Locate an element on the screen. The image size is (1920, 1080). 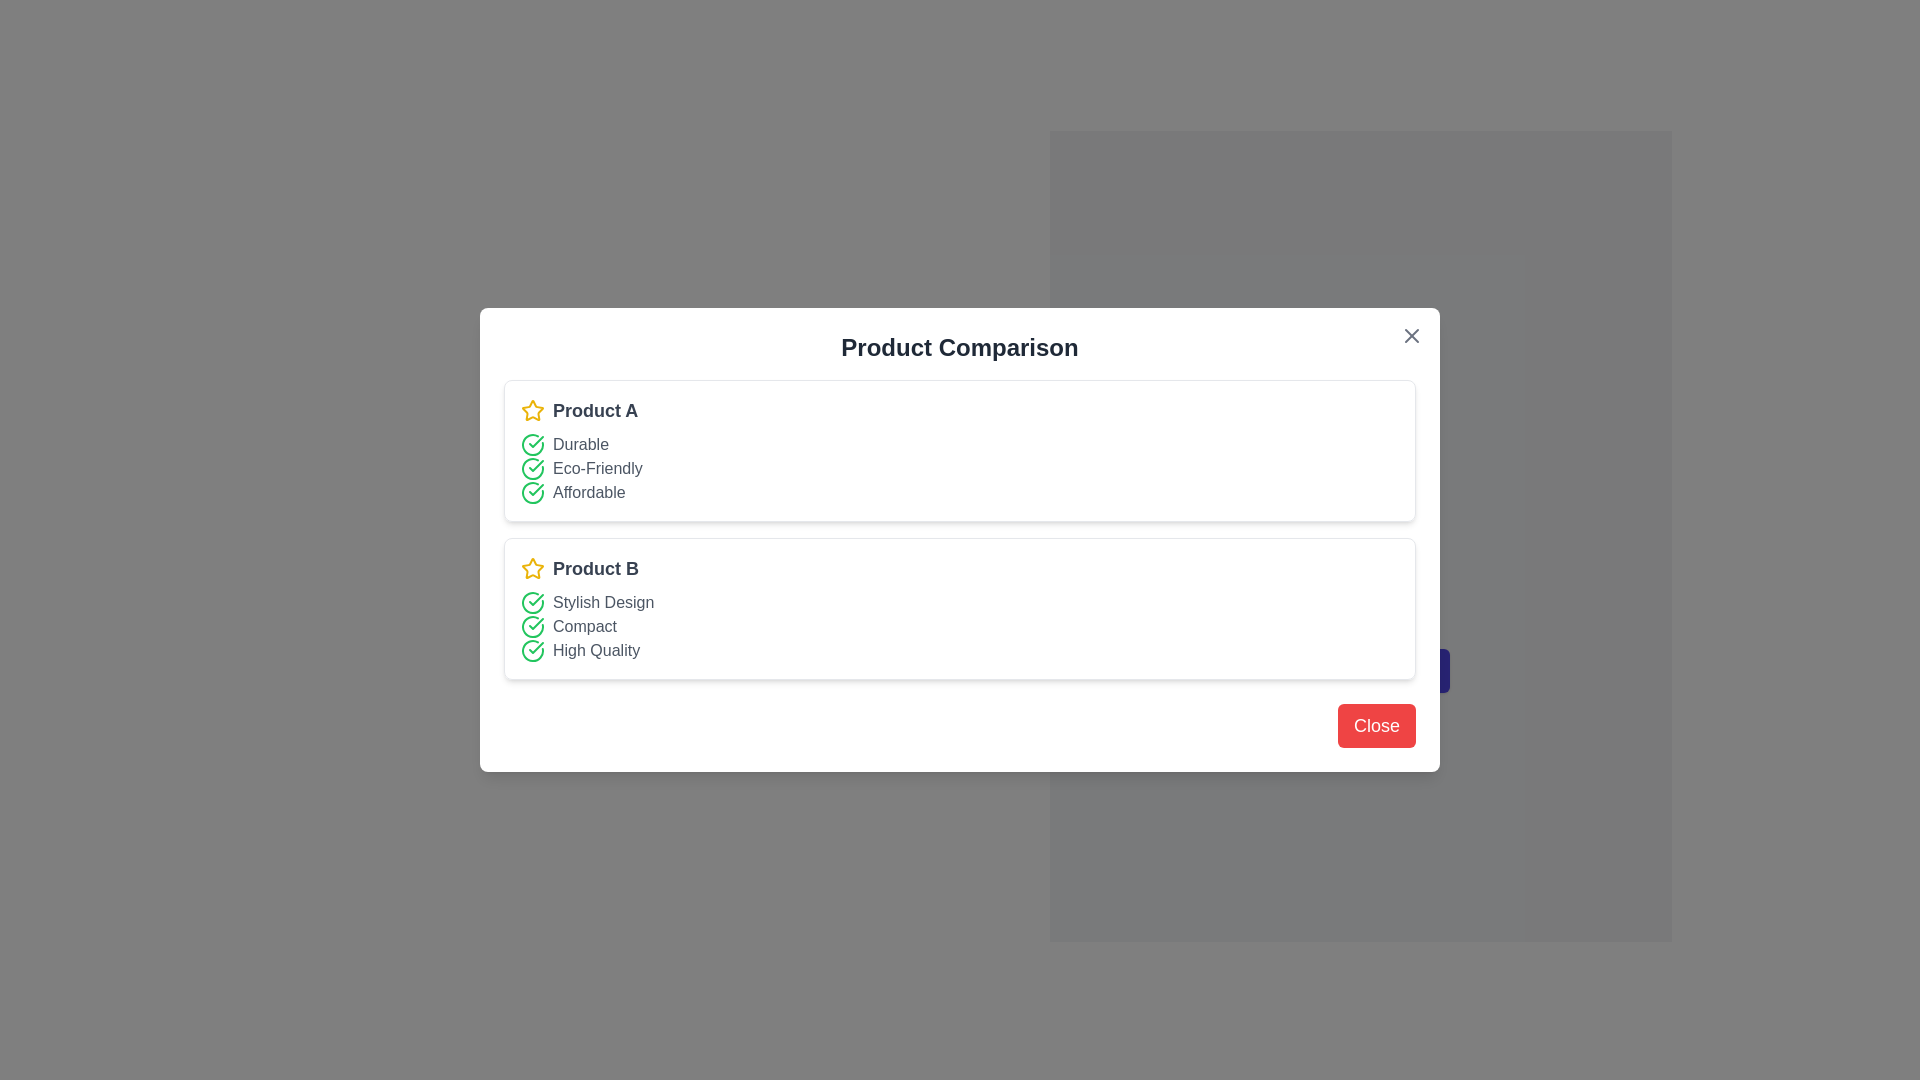
the green circular icon with a checkmark, located to the left of the 'High Quality' text in the 'Product B' section is located at coordinates (532, 651).